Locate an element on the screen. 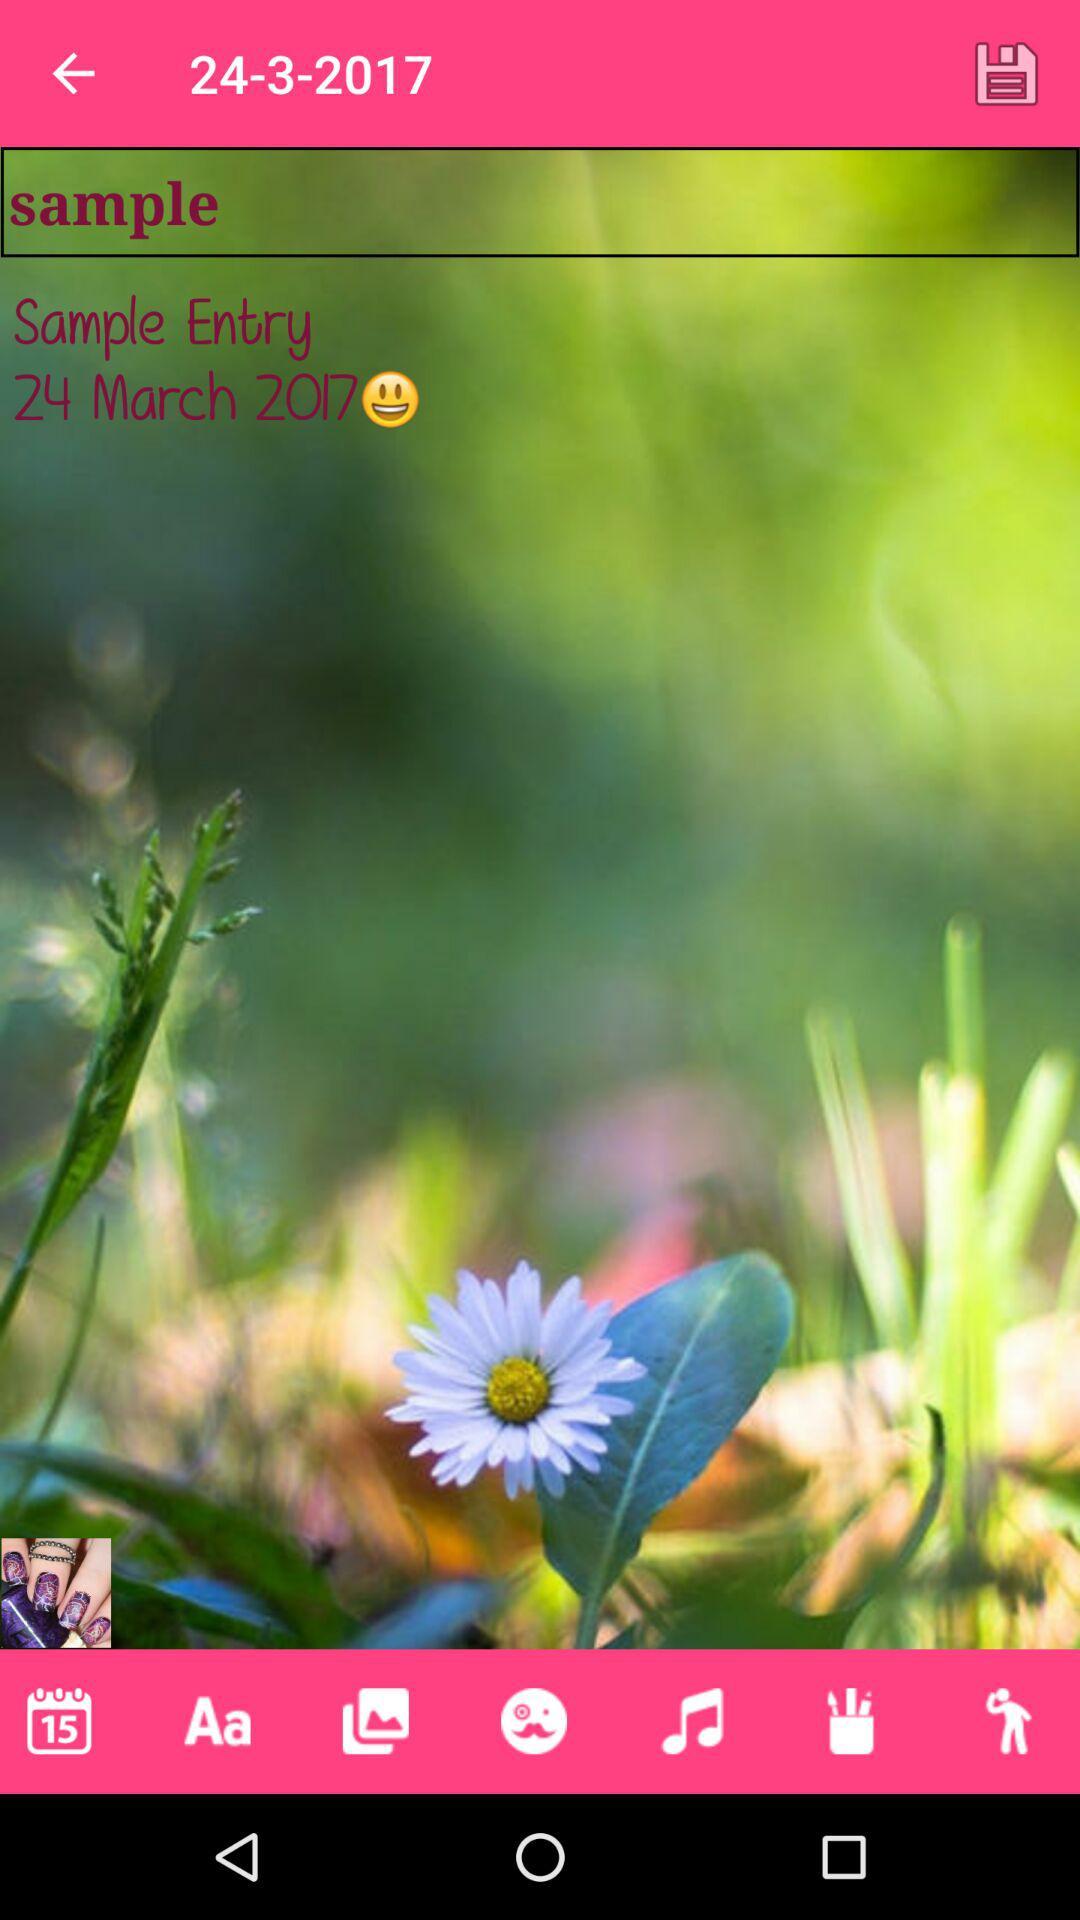 This screenshot has width=1080, height=1920. keyboard is located at coordinates (217, 1720).